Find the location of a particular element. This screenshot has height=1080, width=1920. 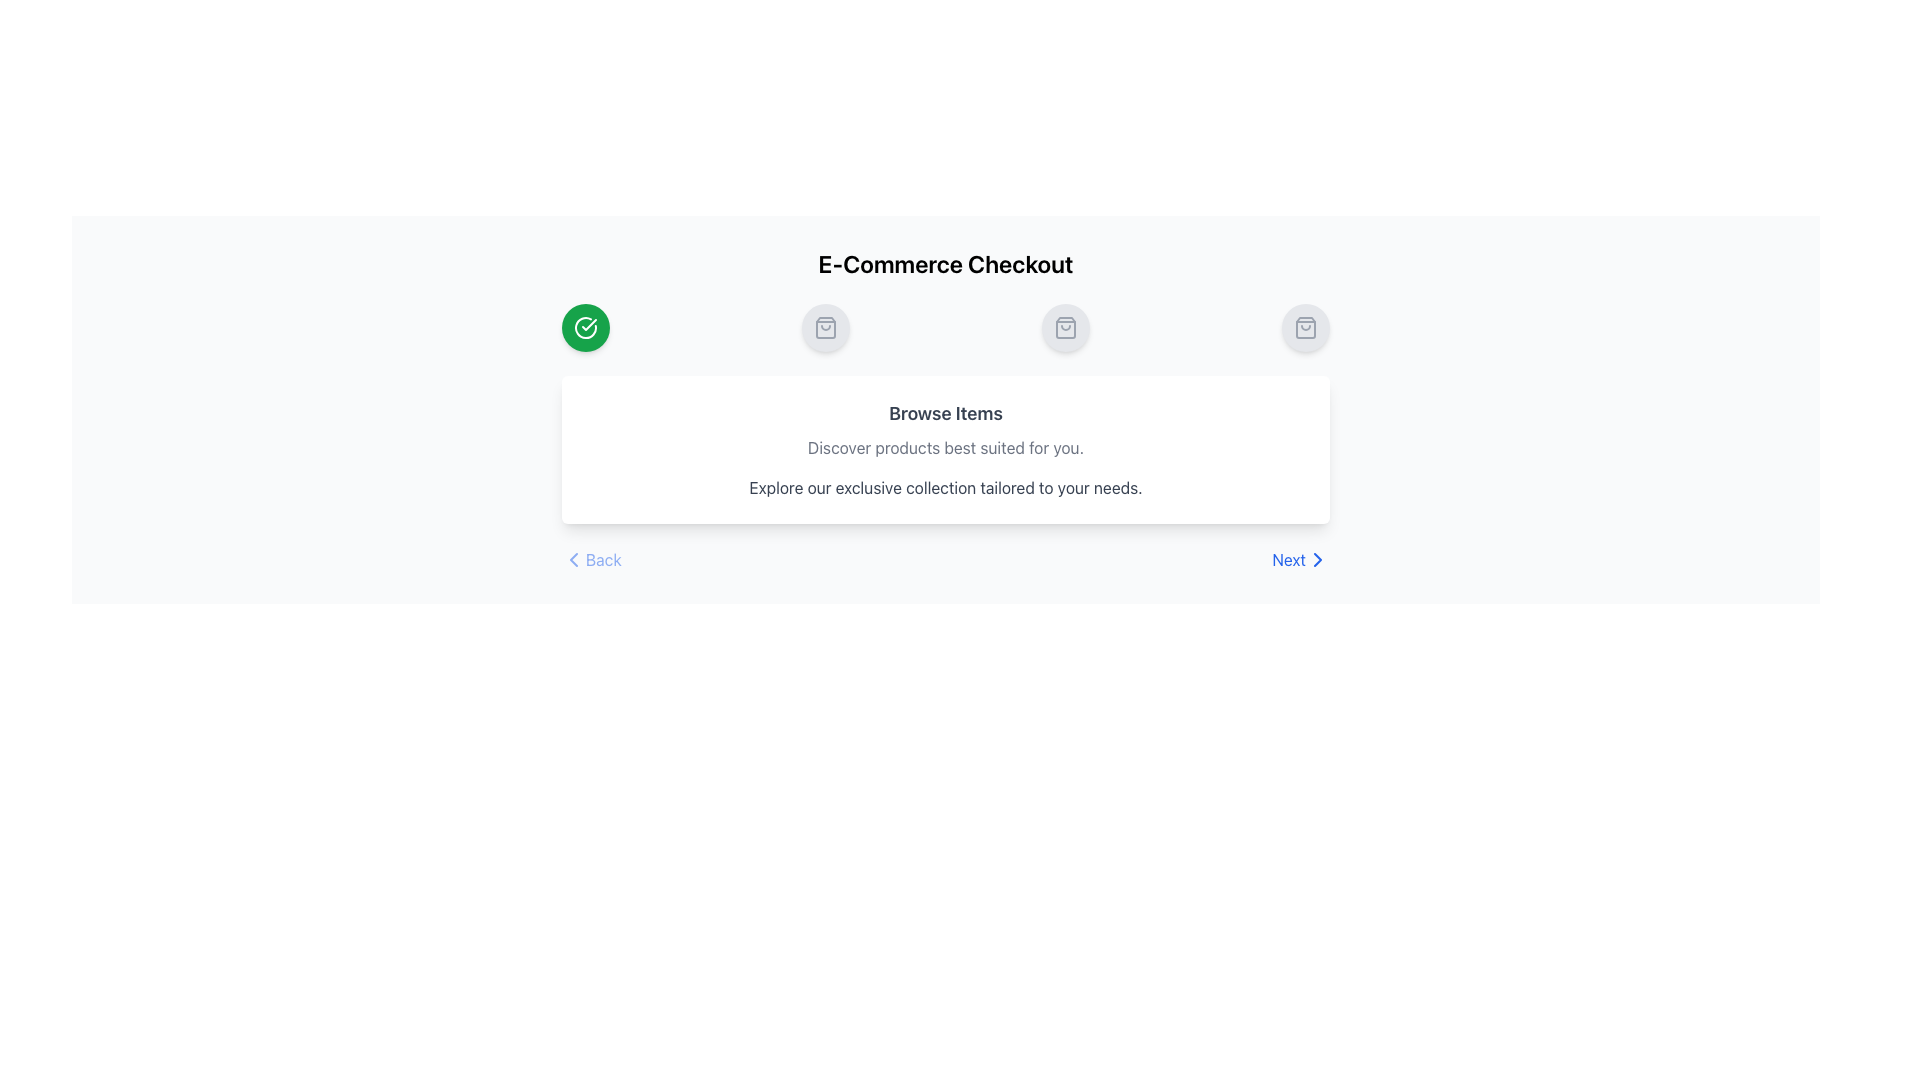

the small triangular arrow icon pointing towards the left, which is part of the 'Back' button group in the navigation area is located at coordinates (573, 559).